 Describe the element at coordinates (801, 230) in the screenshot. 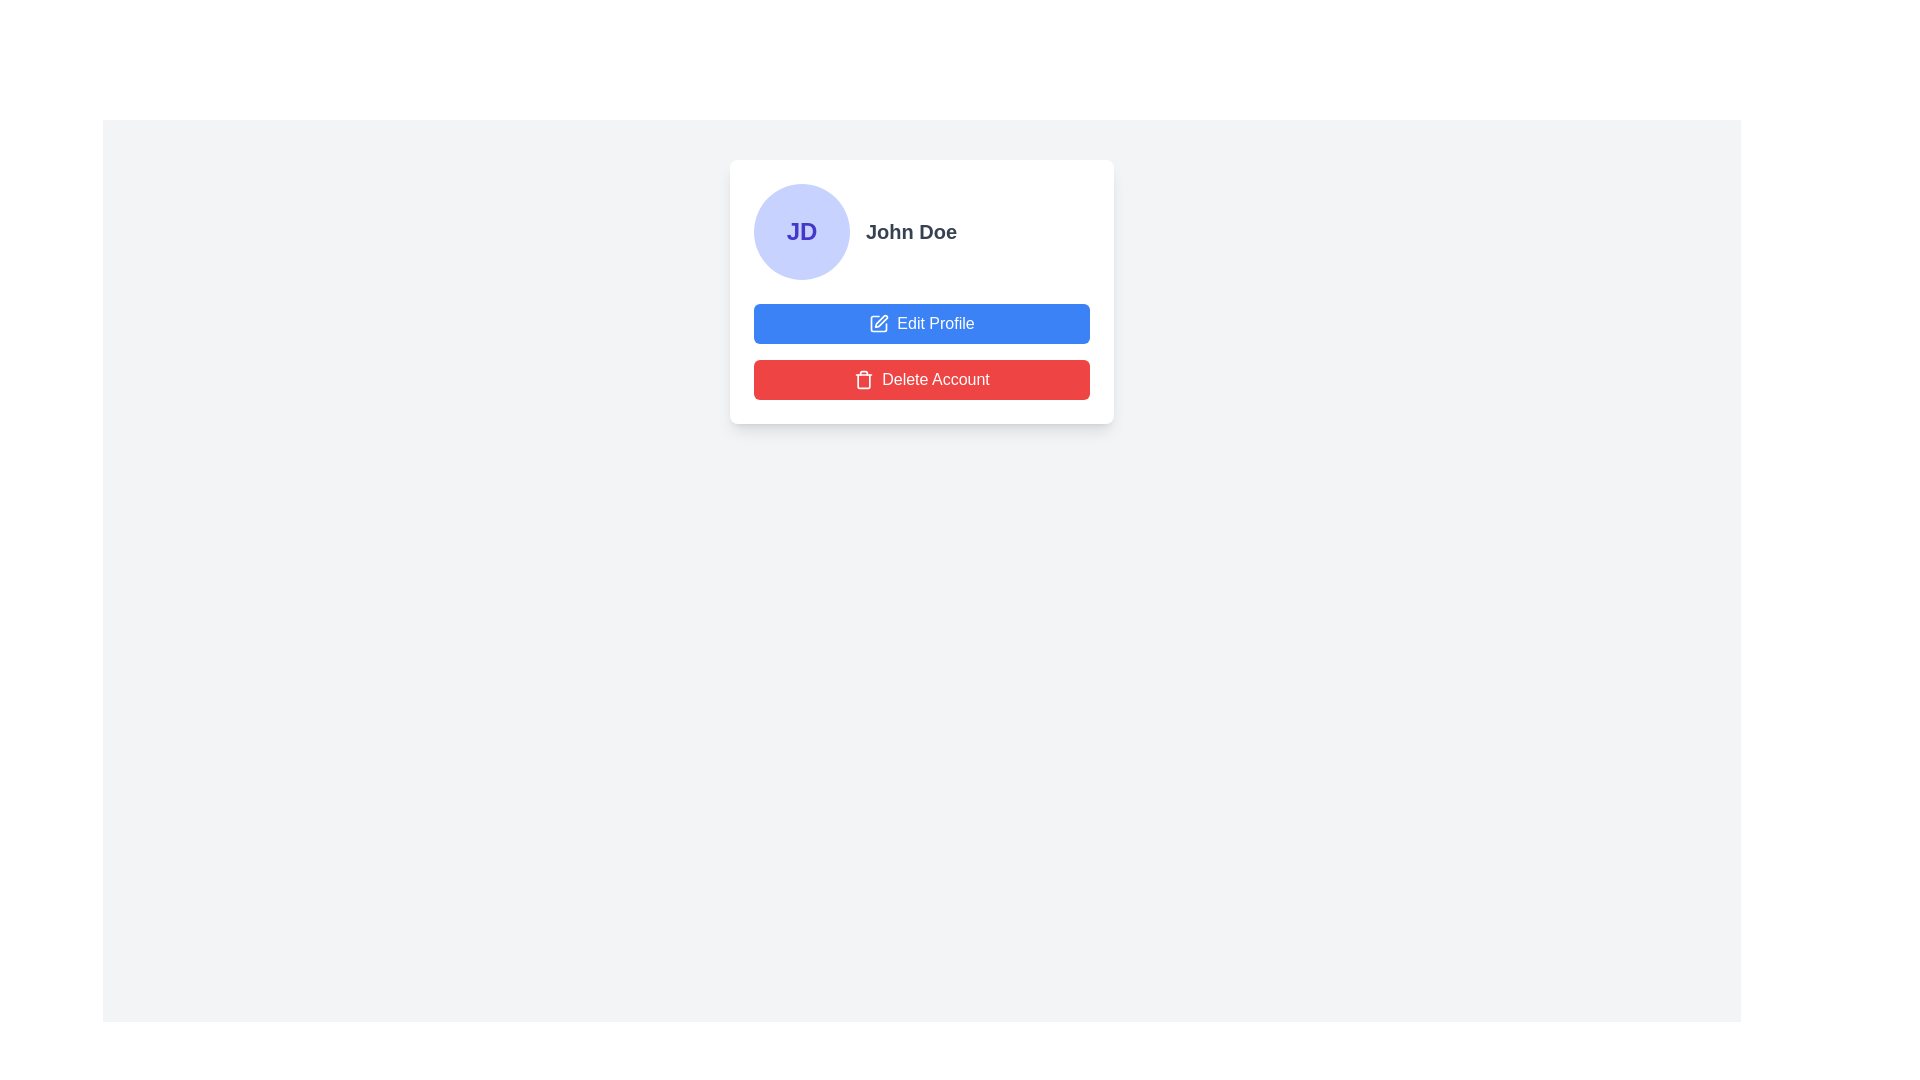

I see `the bold, uppercase text 'JD' styled in indigo color, which is centered inside a circular indigo-themed background located in the top-left corner of the profile card` at that location.